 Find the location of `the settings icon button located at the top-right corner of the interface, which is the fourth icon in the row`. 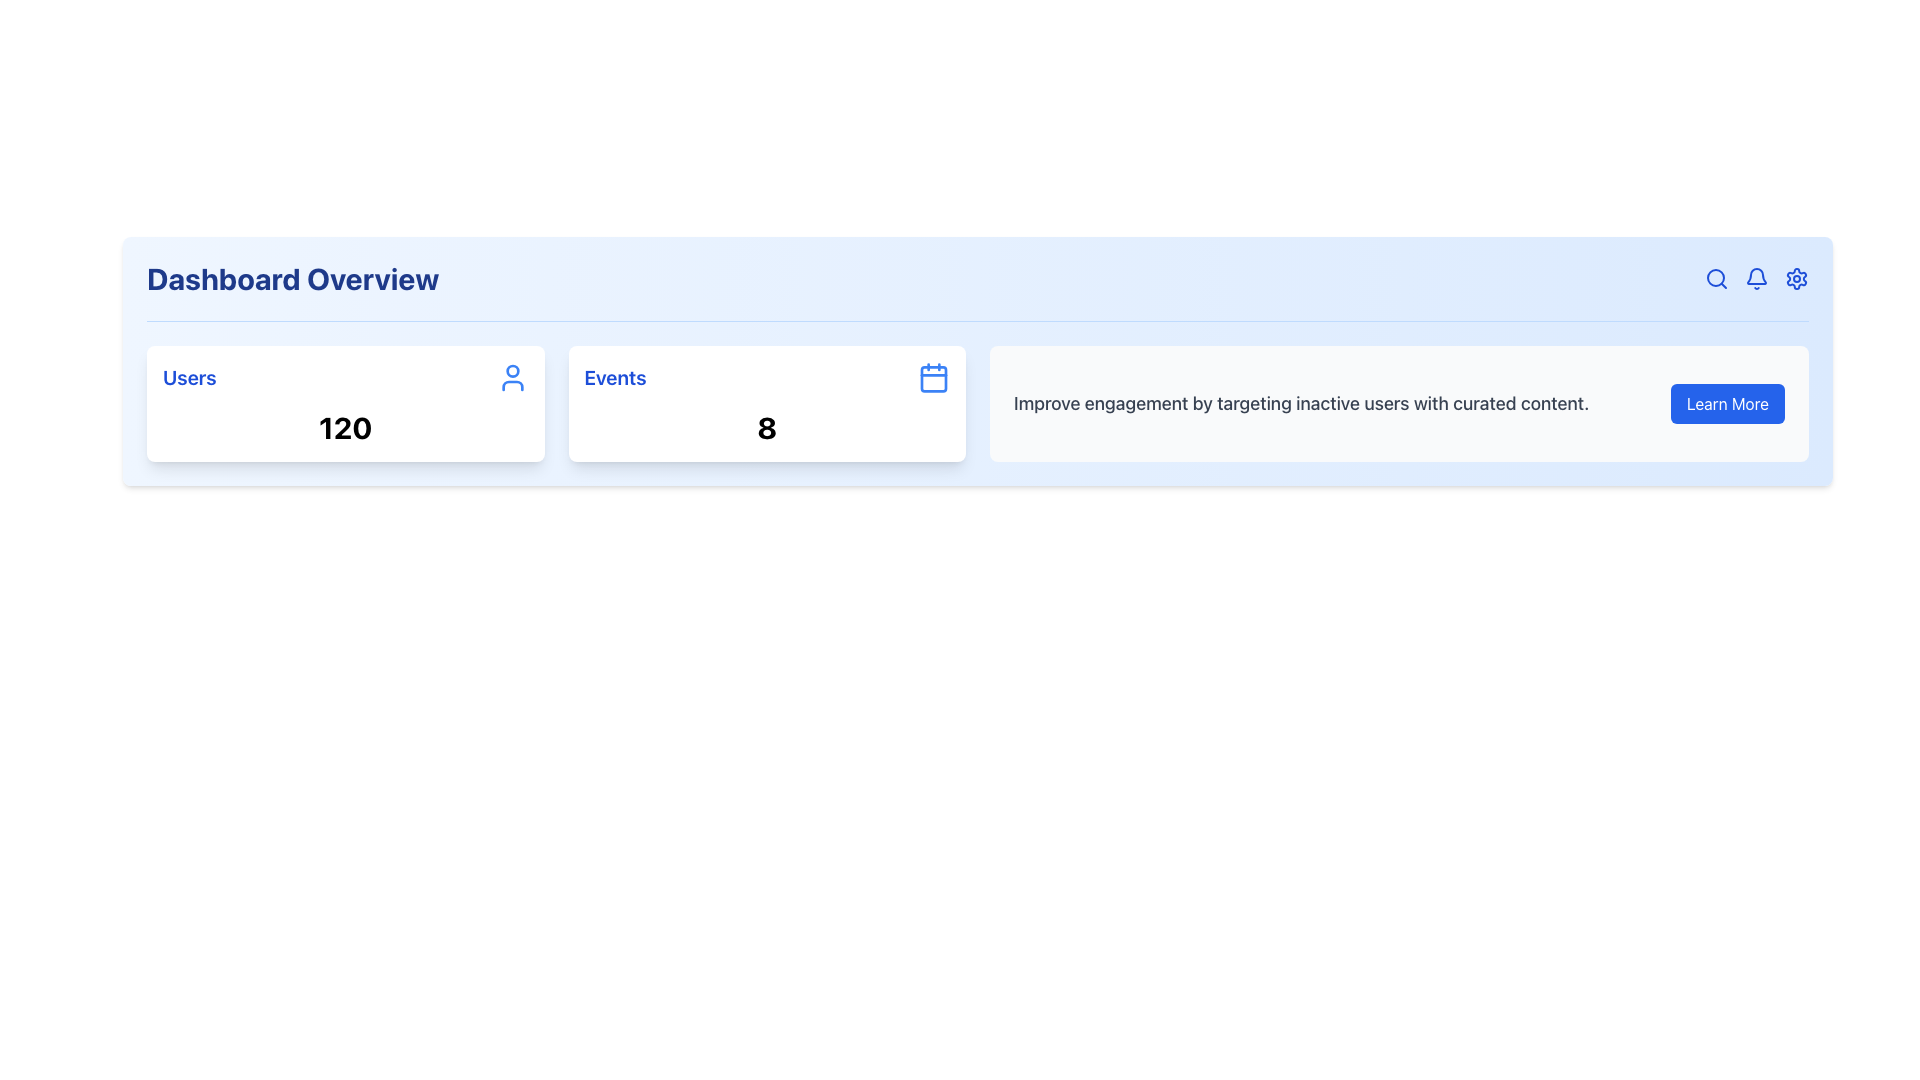

the settings icon button located at the top-right corner of the interface, which is the fourth icon in the row is located at coordinates (1796, 278).